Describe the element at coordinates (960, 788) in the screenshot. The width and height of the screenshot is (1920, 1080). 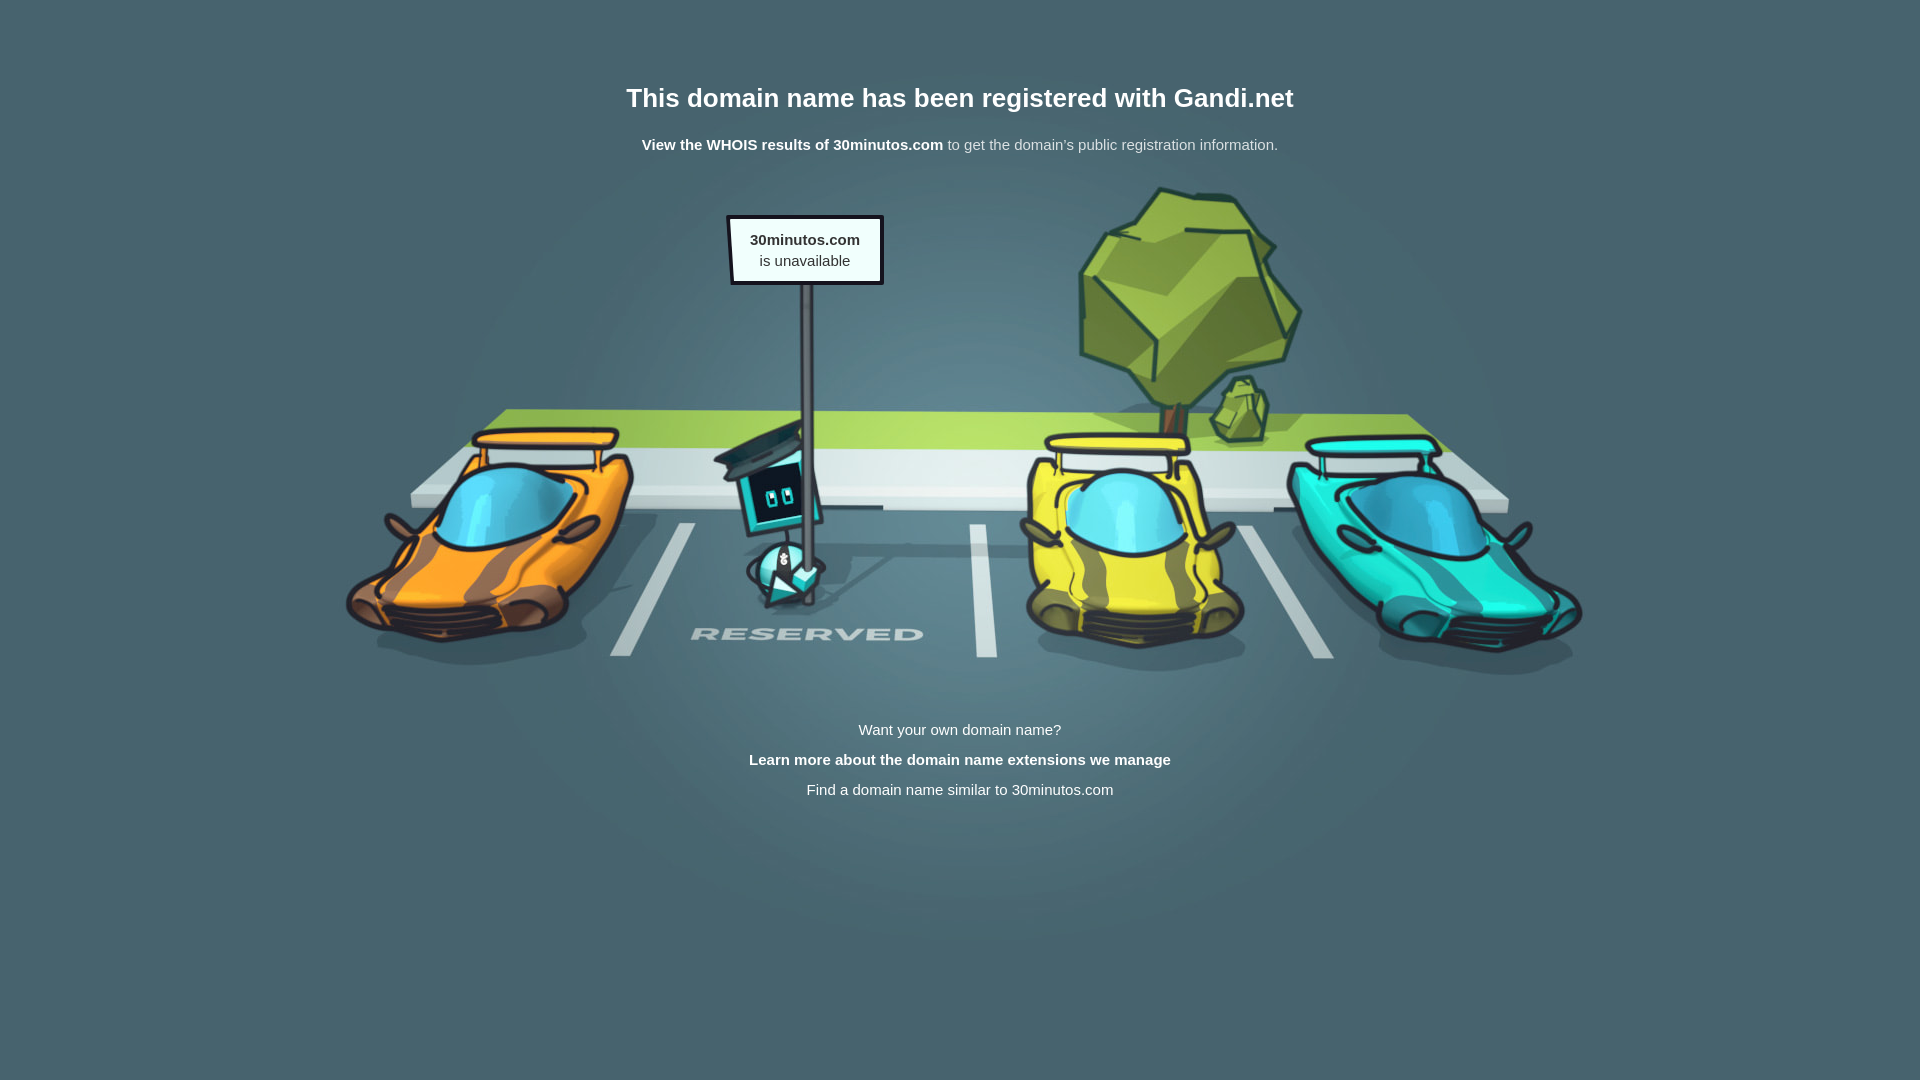
I see `'Find a domain name similar to 30minutos.com'` at that location.